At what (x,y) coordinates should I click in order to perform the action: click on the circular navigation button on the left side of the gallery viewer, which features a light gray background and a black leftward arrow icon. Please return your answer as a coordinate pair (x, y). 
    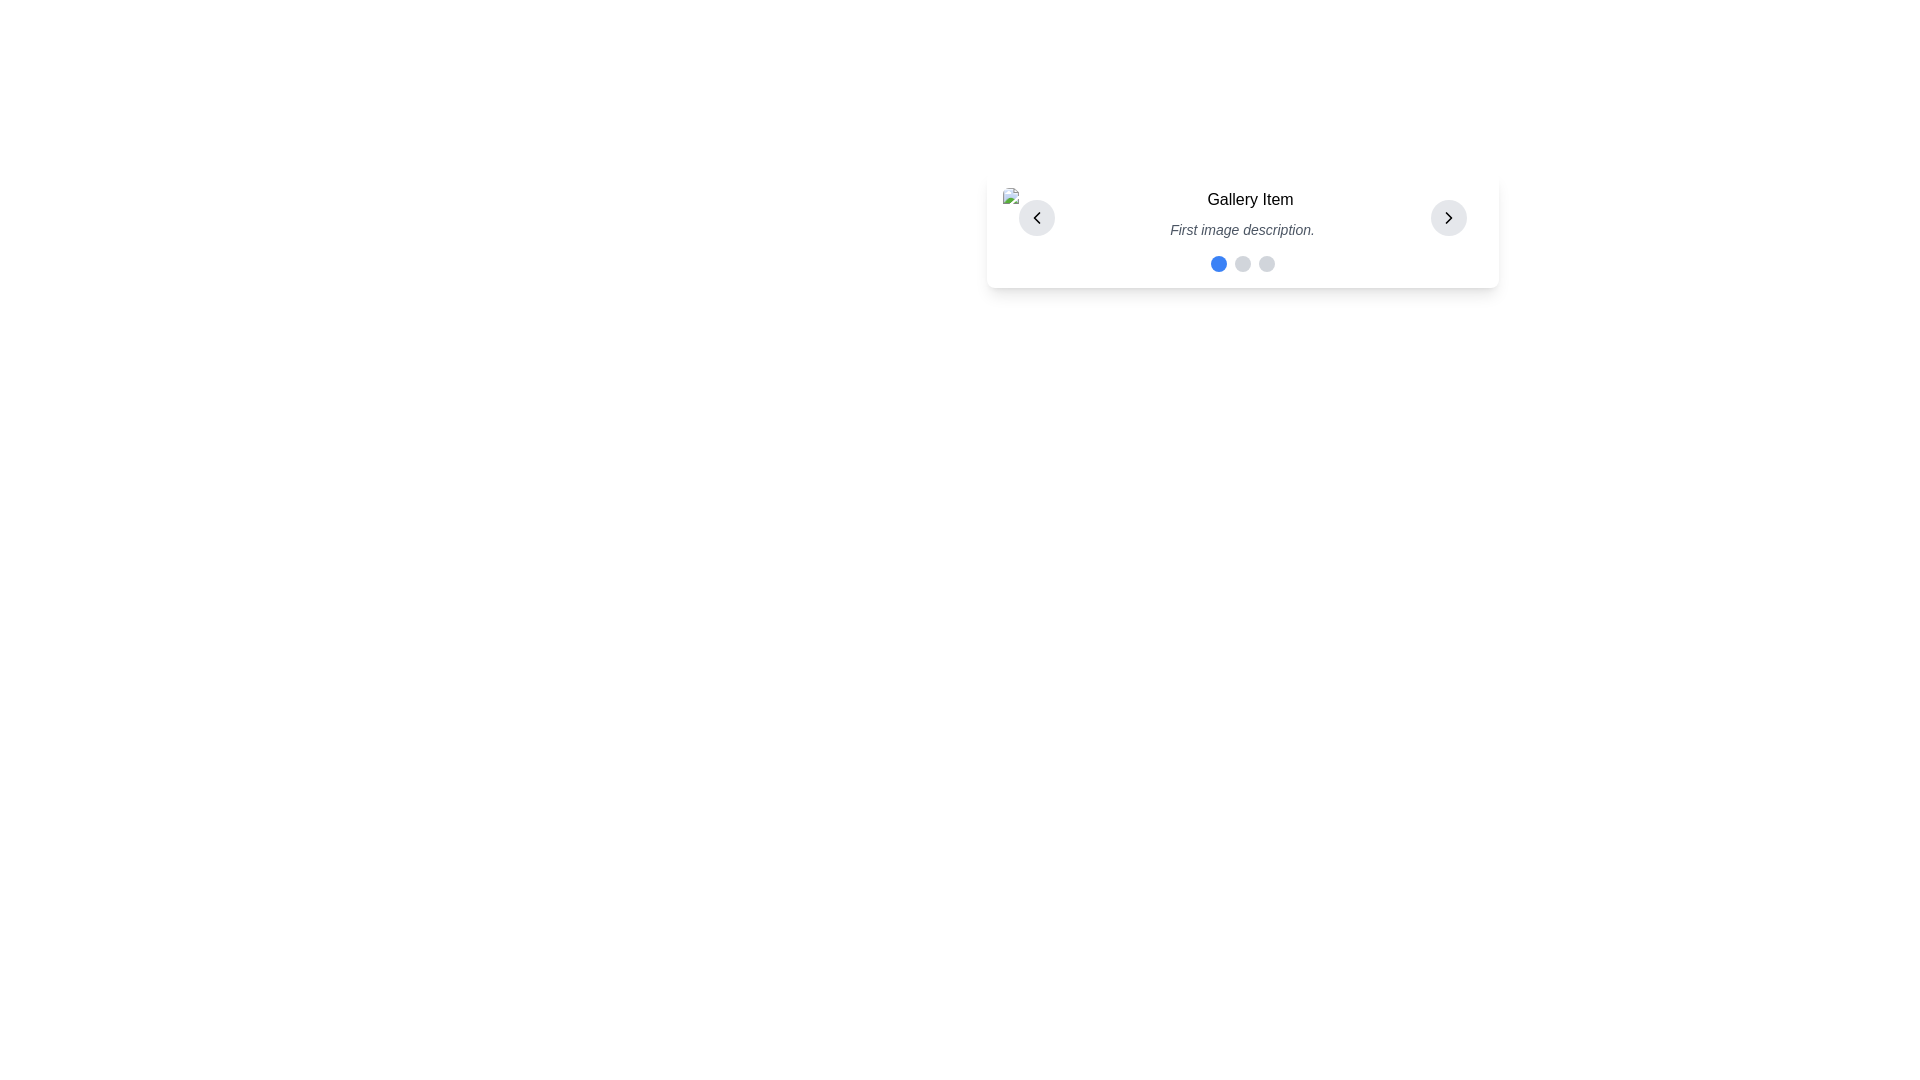
    Looking at the image, I should click on (1036, 218).